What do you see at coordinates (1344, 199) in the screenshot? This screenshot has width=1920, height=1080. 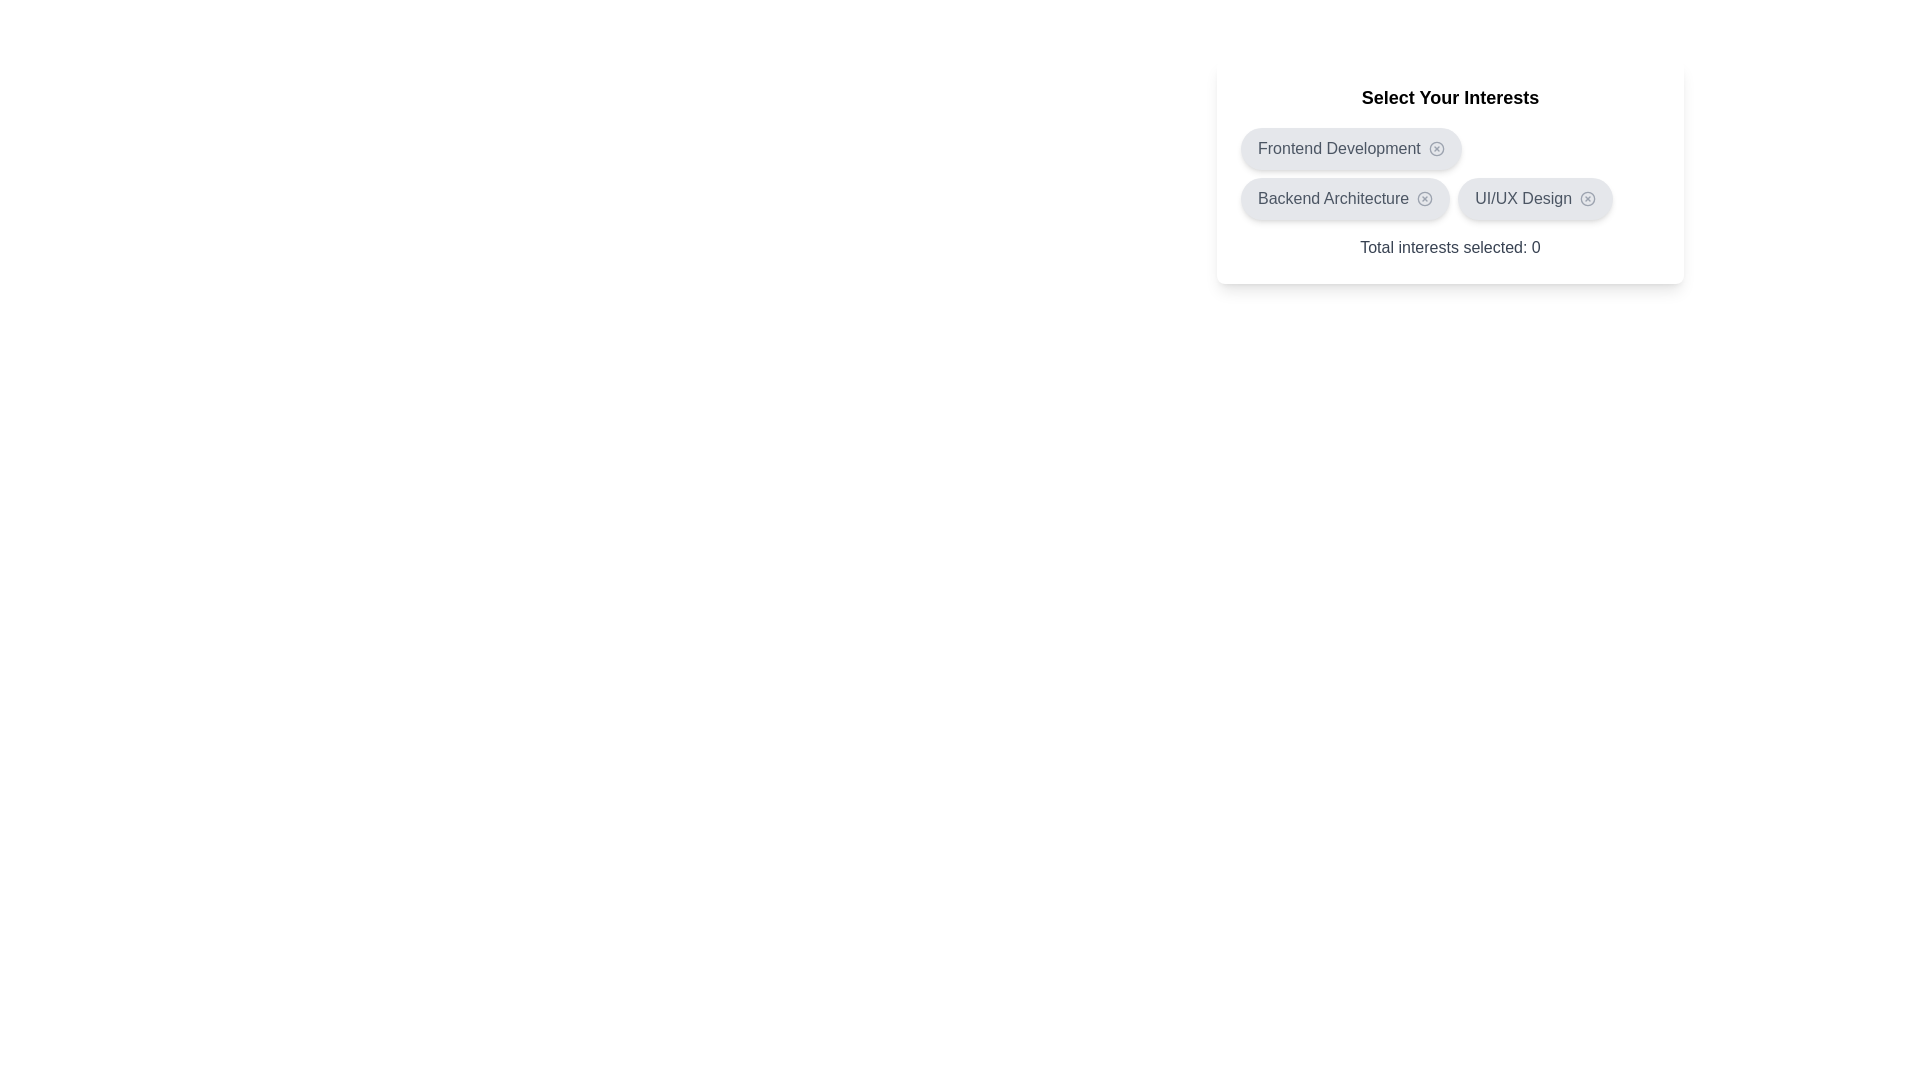 I see `the close icon 'X' of the button that allows users to deselect the 'Backend Architecture' interest` at bounding box center [1344, 199].